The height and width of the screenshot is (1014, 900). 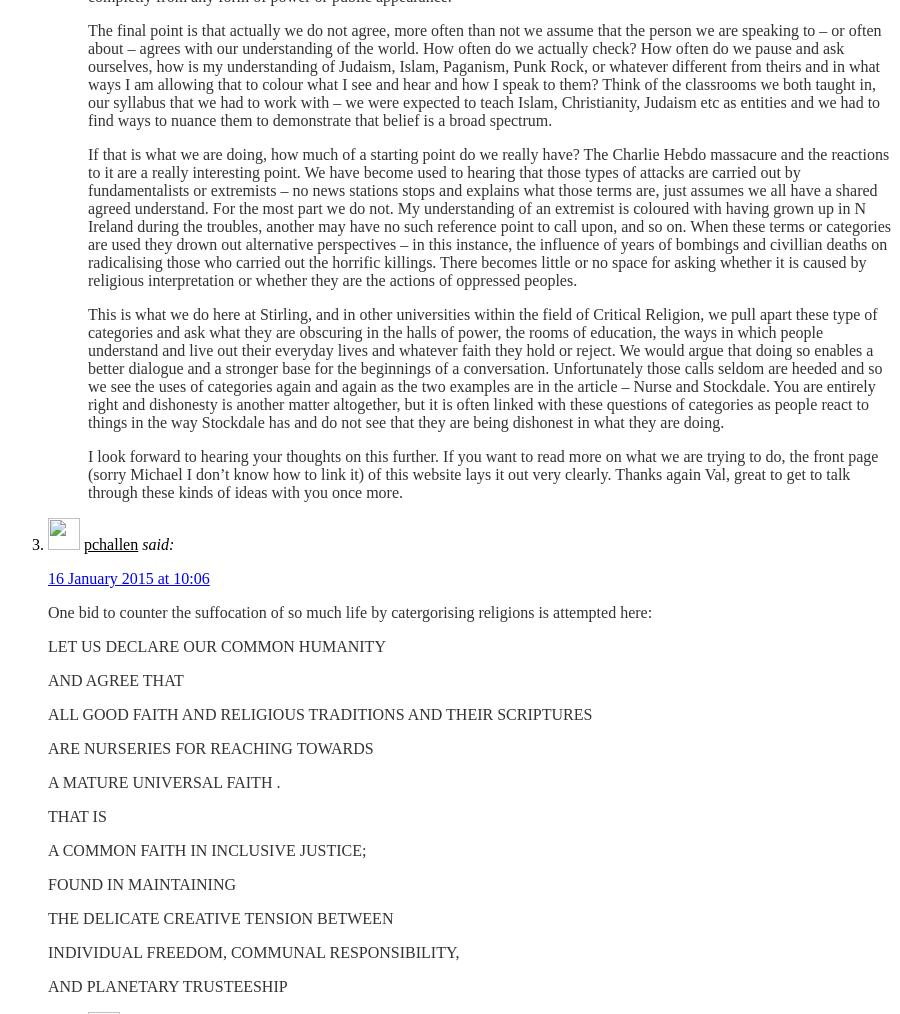 What do you see at coordinates (167, 986) in the screenshot?
I see `'AND PLANETARY TRUSTEESHIP'` at bounding box center [167, 986].